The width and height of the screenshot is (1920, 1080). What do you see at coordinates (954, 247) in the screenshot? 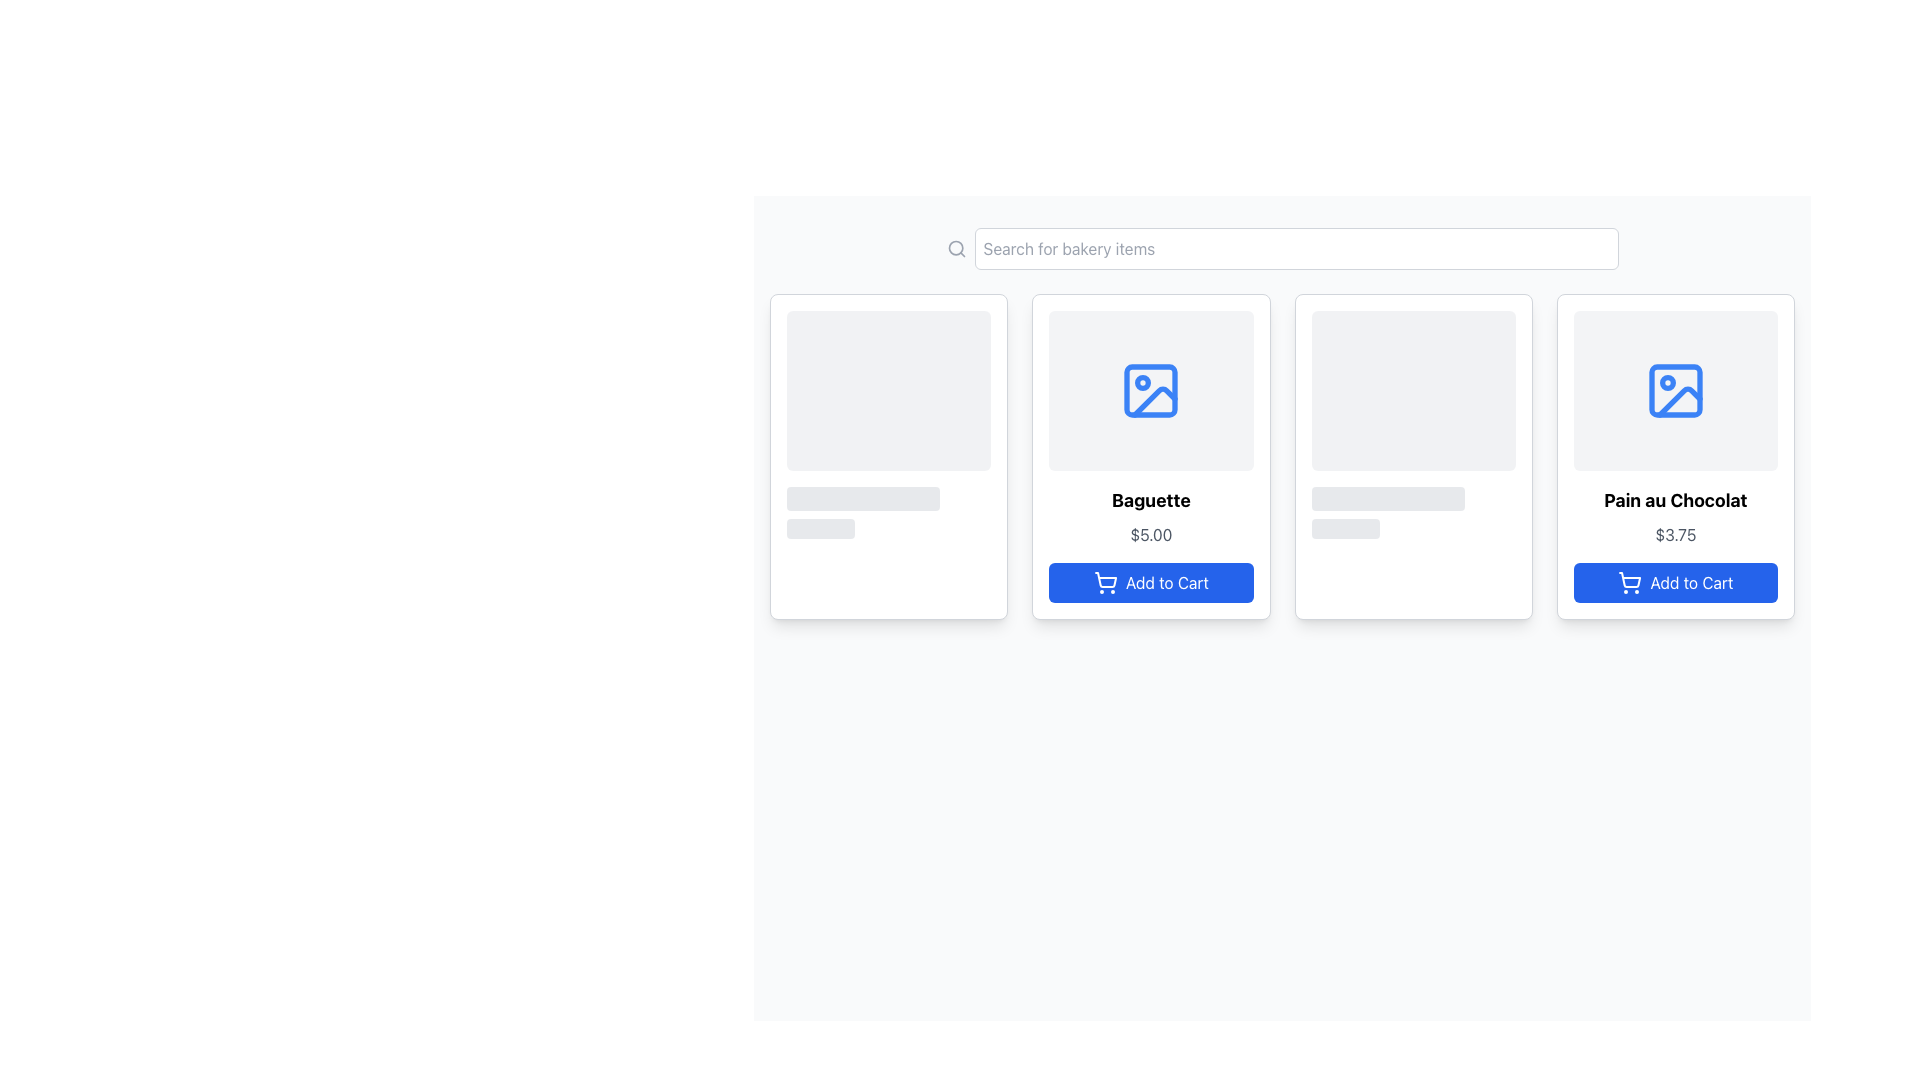
I see `the circle within the magnifying glass icon, located slightly to the left of its center, positioned near the search input field` at bounding box center [954, 247].